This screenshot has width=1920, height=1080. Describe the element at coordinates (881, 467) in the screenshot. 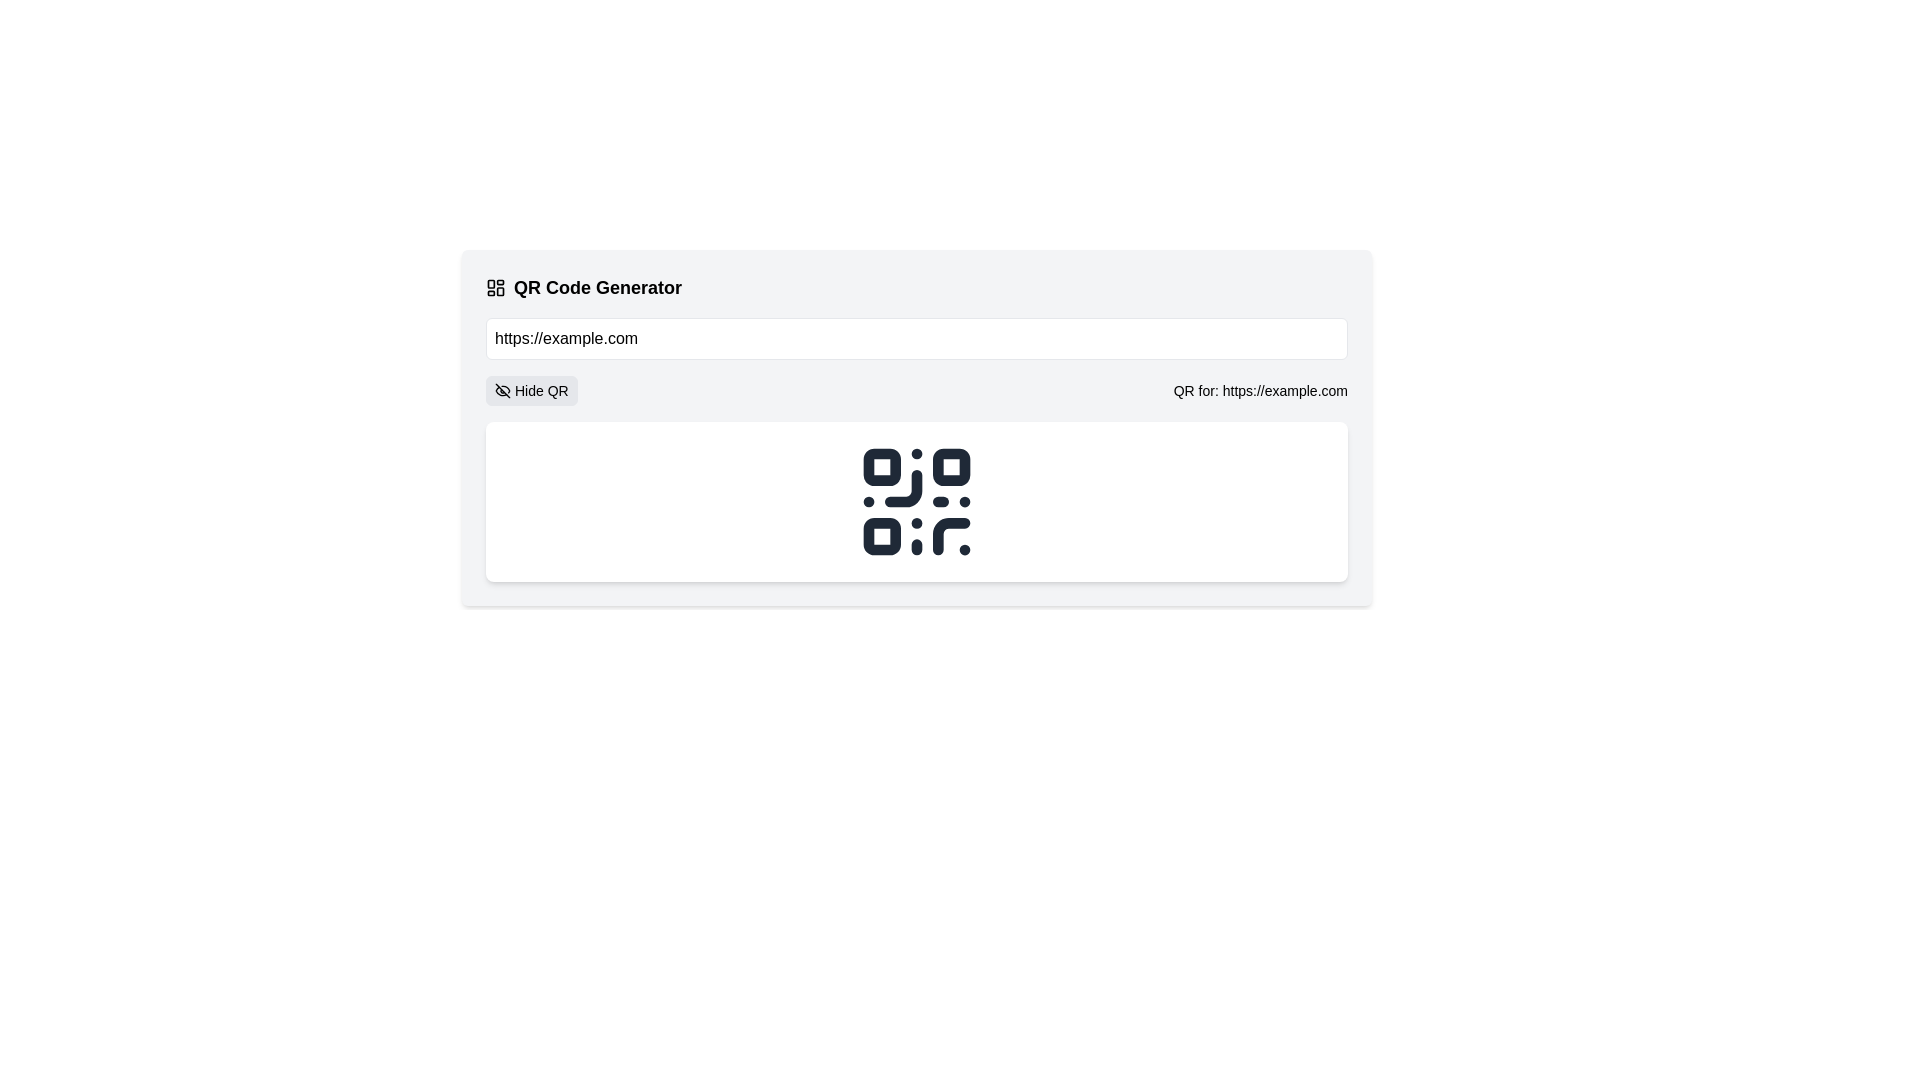

I see `the top-left square of the QR code, which is an SVG rectangle element contributing to its scannable structure` at that location.